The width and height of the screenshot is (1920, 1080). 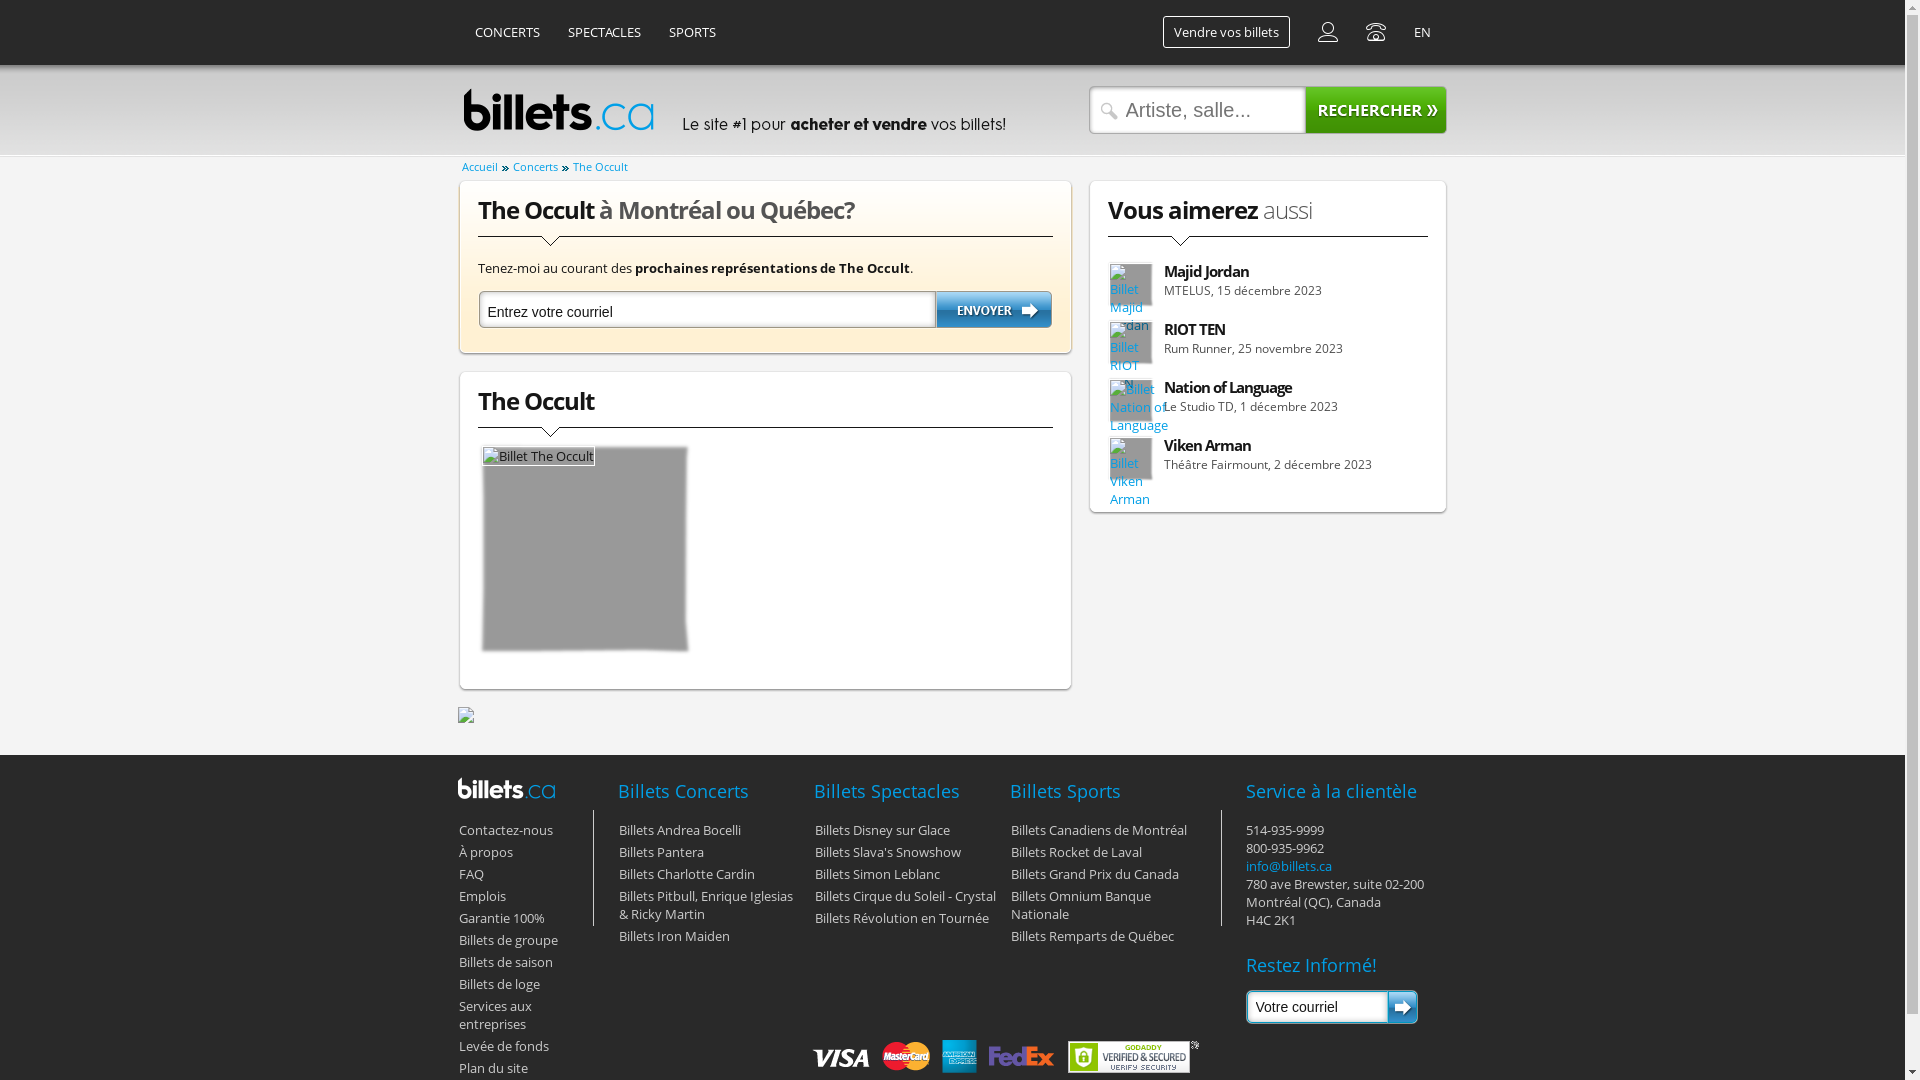 What do you see at coordinates (705, 905) in the screenshot?
I see `'Billets Pitbull, Enrique Iglesias & Ricky Martin'` at bounding box center [705, 905].